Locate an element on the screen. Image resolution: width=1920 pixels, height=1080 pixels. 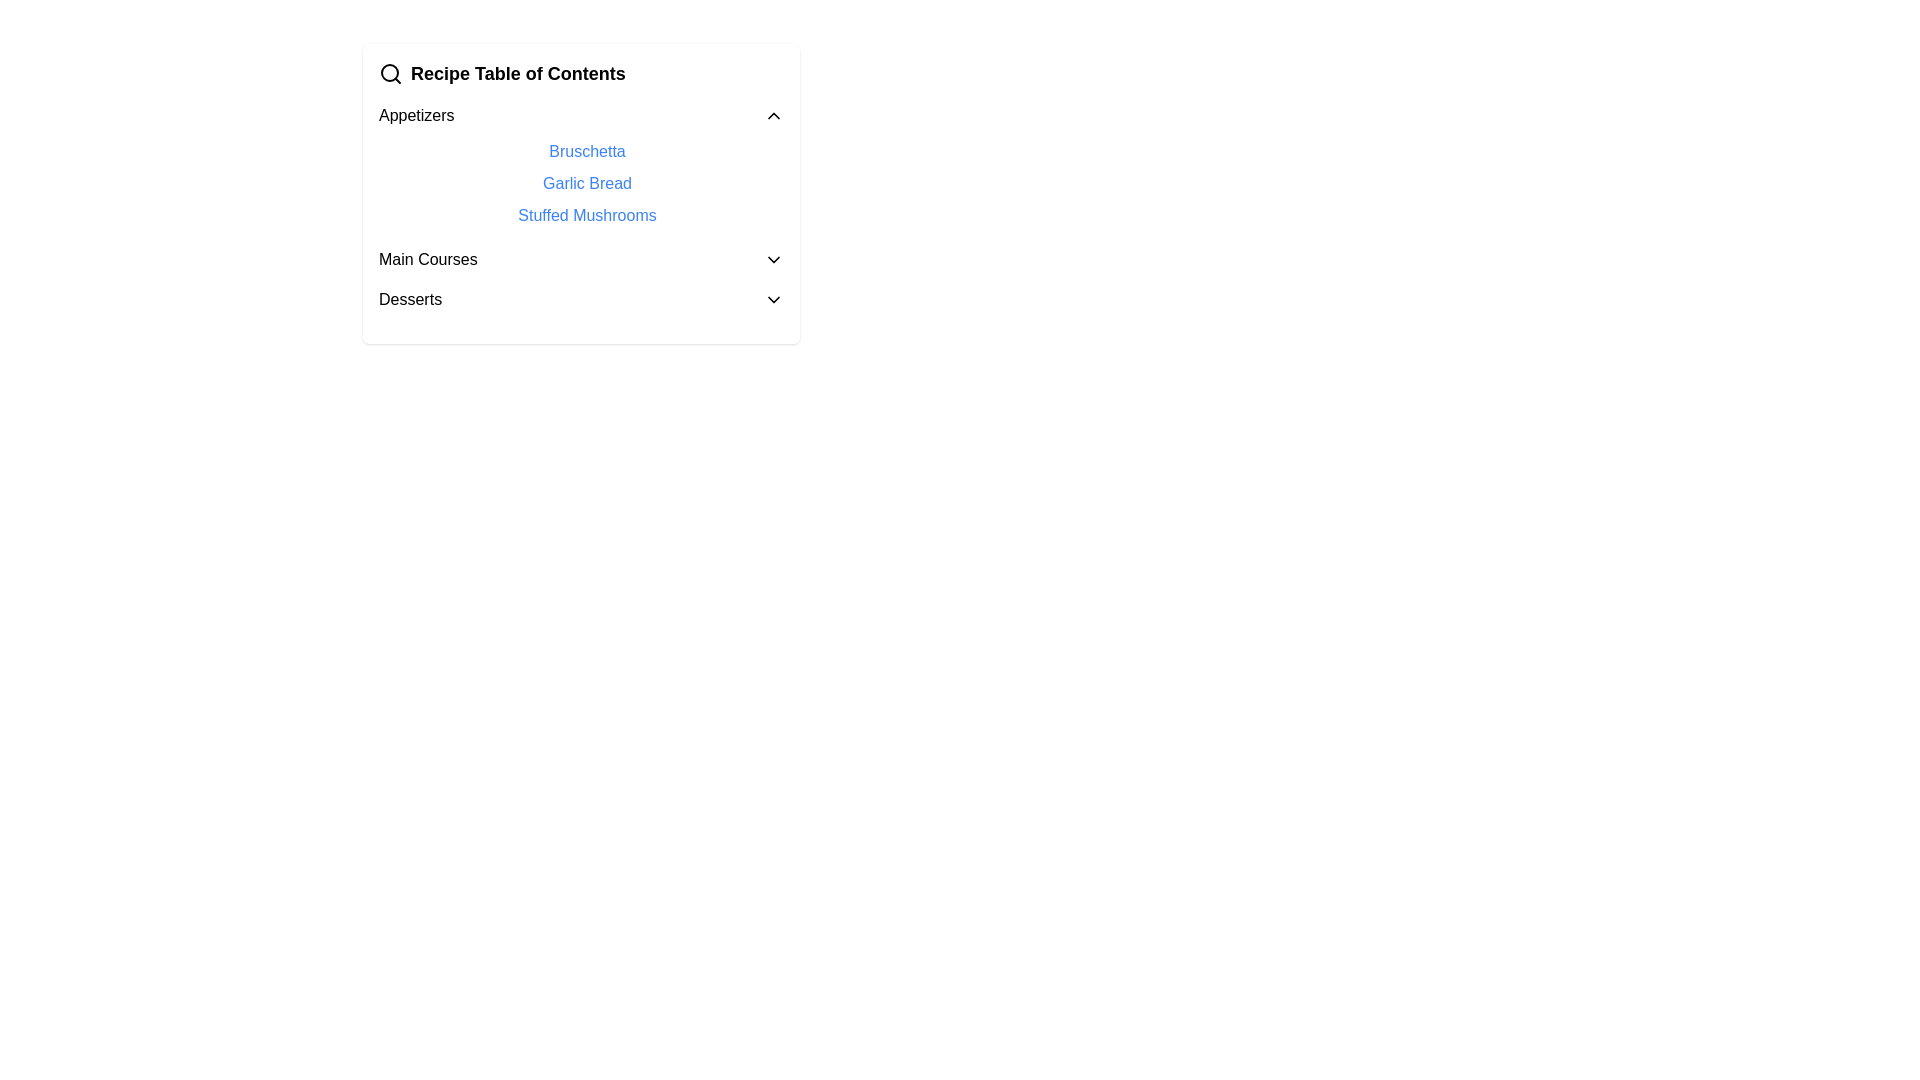
the Dropdown toggle icon located in the 'Recipe Table of Contents' panel to visually highlight it is located at coordinates (772, 258).